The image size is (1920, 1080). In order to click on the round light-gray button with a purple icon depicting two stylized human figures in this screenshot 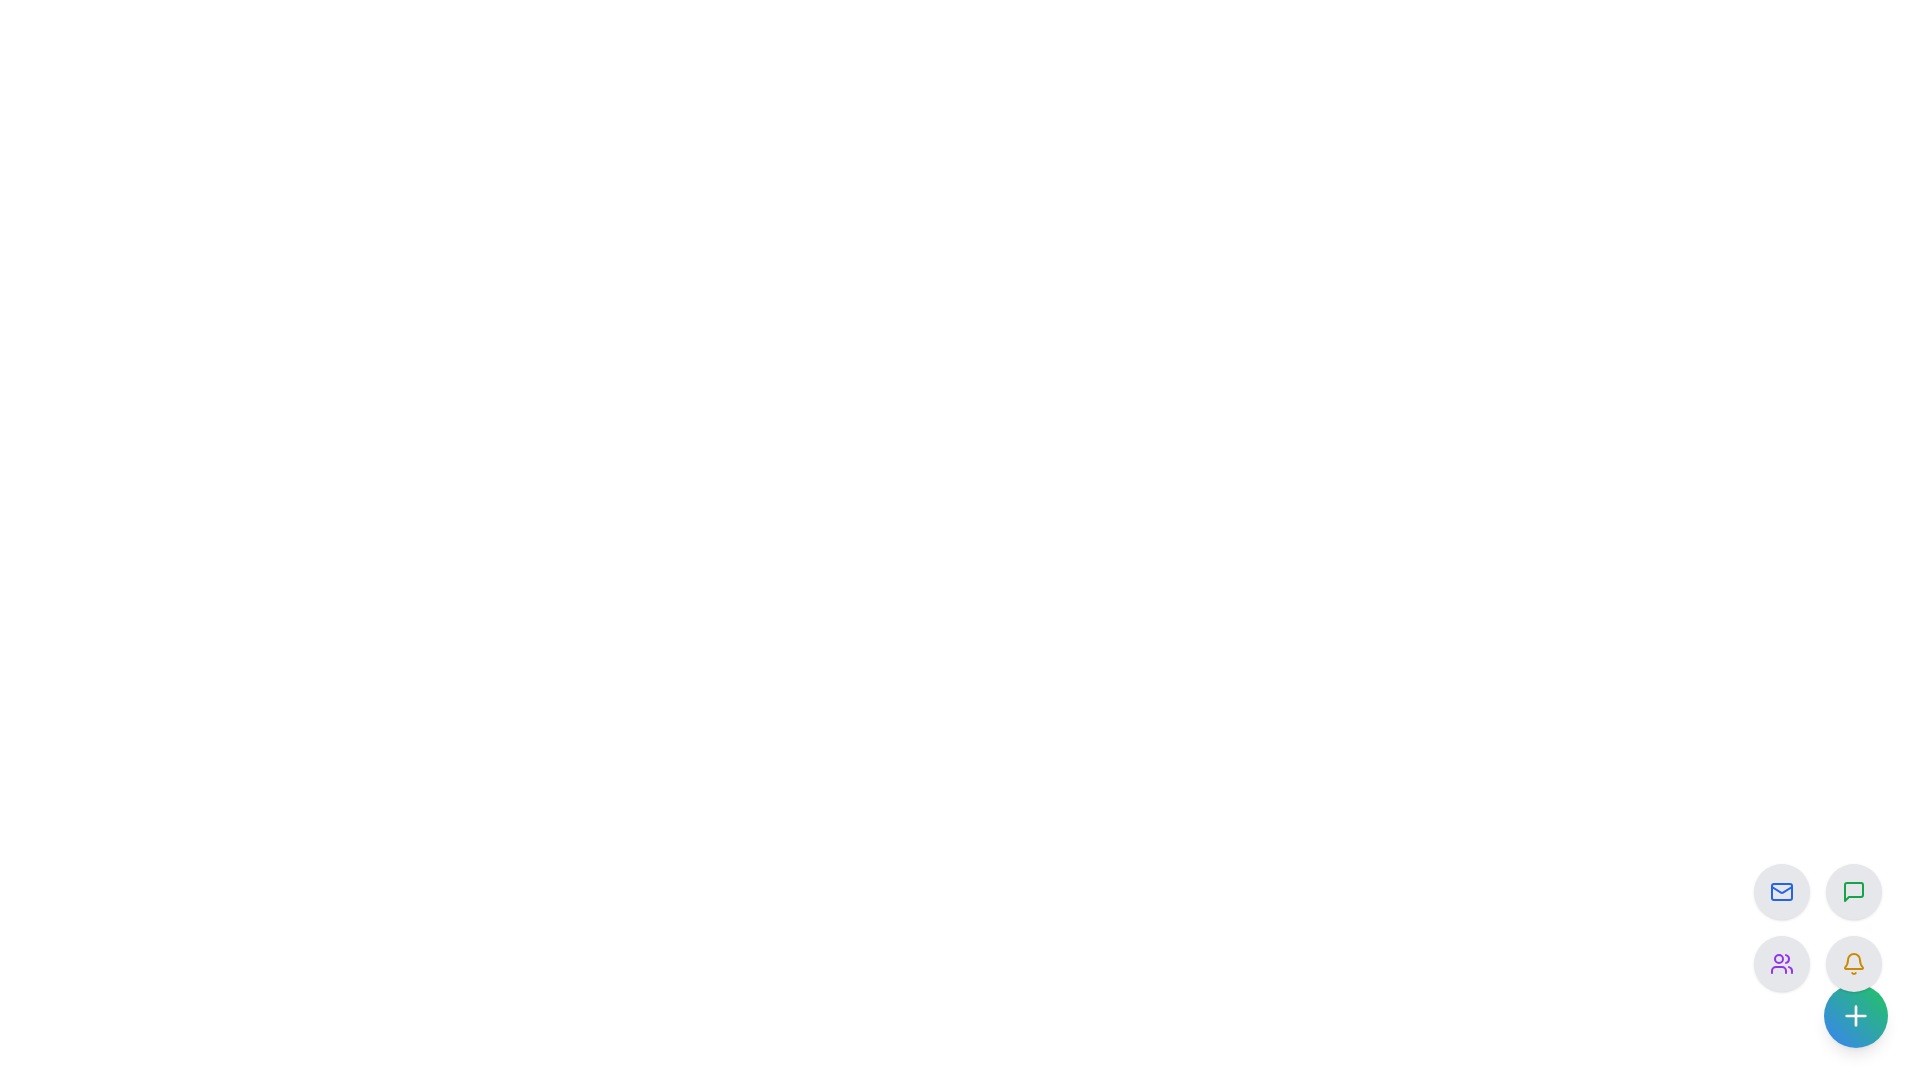, I will do `click(1781, 963)`.